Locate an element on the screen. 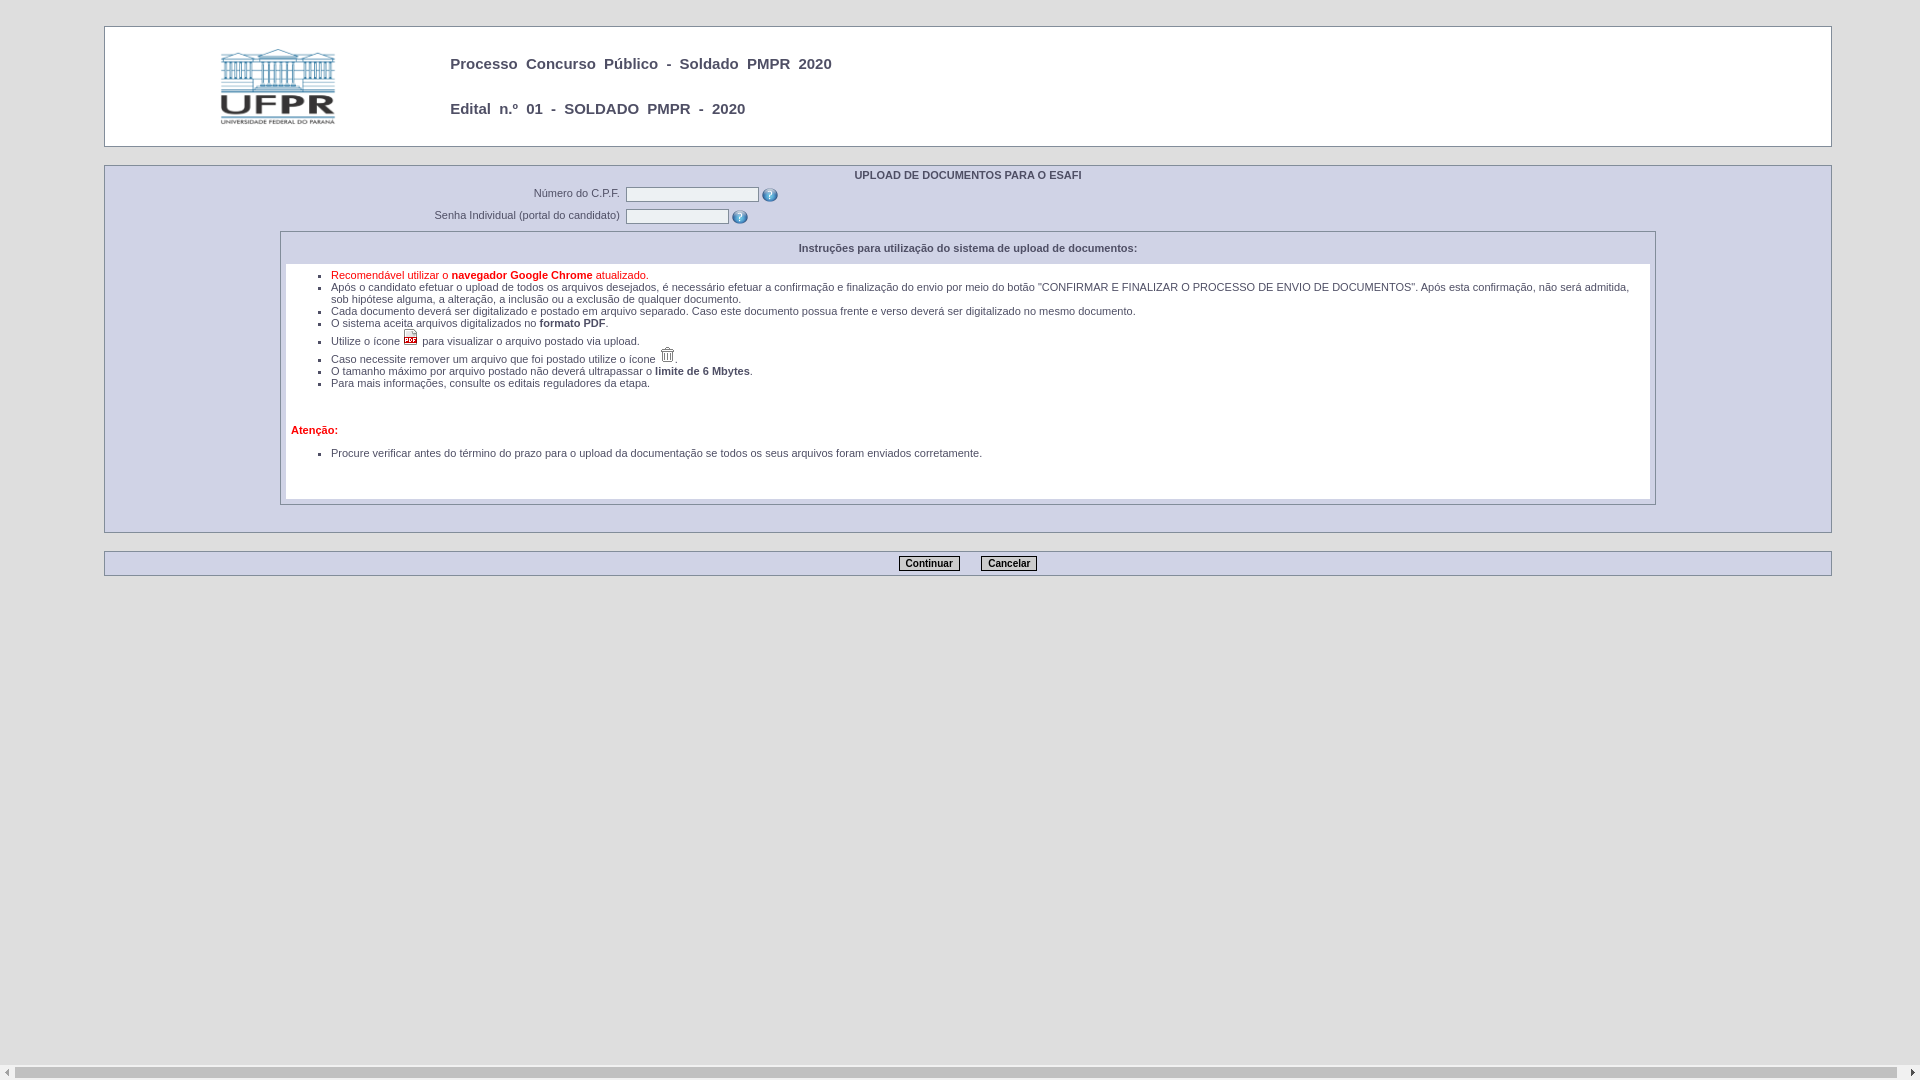  'Cancelar' is located at coordinates (980, 563).